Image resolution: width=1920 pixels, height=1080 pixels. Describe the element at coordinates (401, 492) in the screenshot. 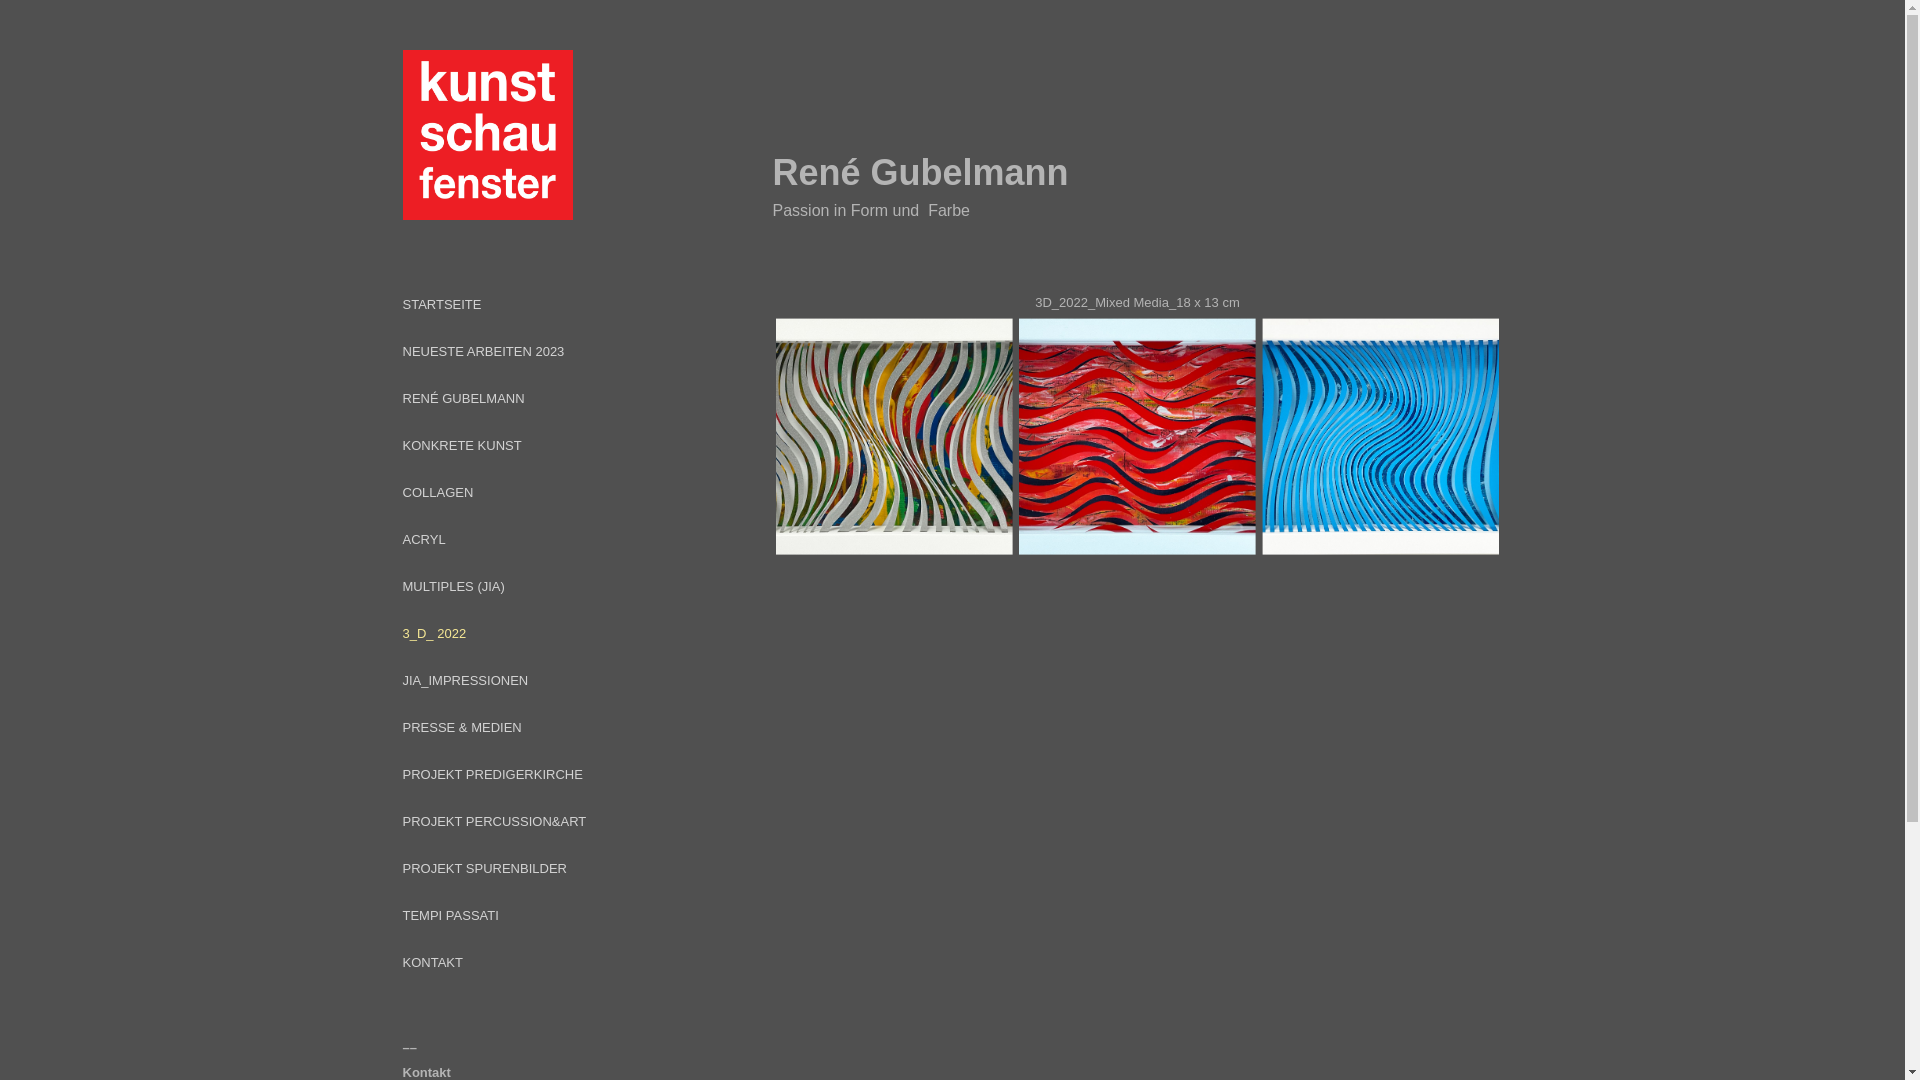

I see `'COLLAGEN'` at that location.